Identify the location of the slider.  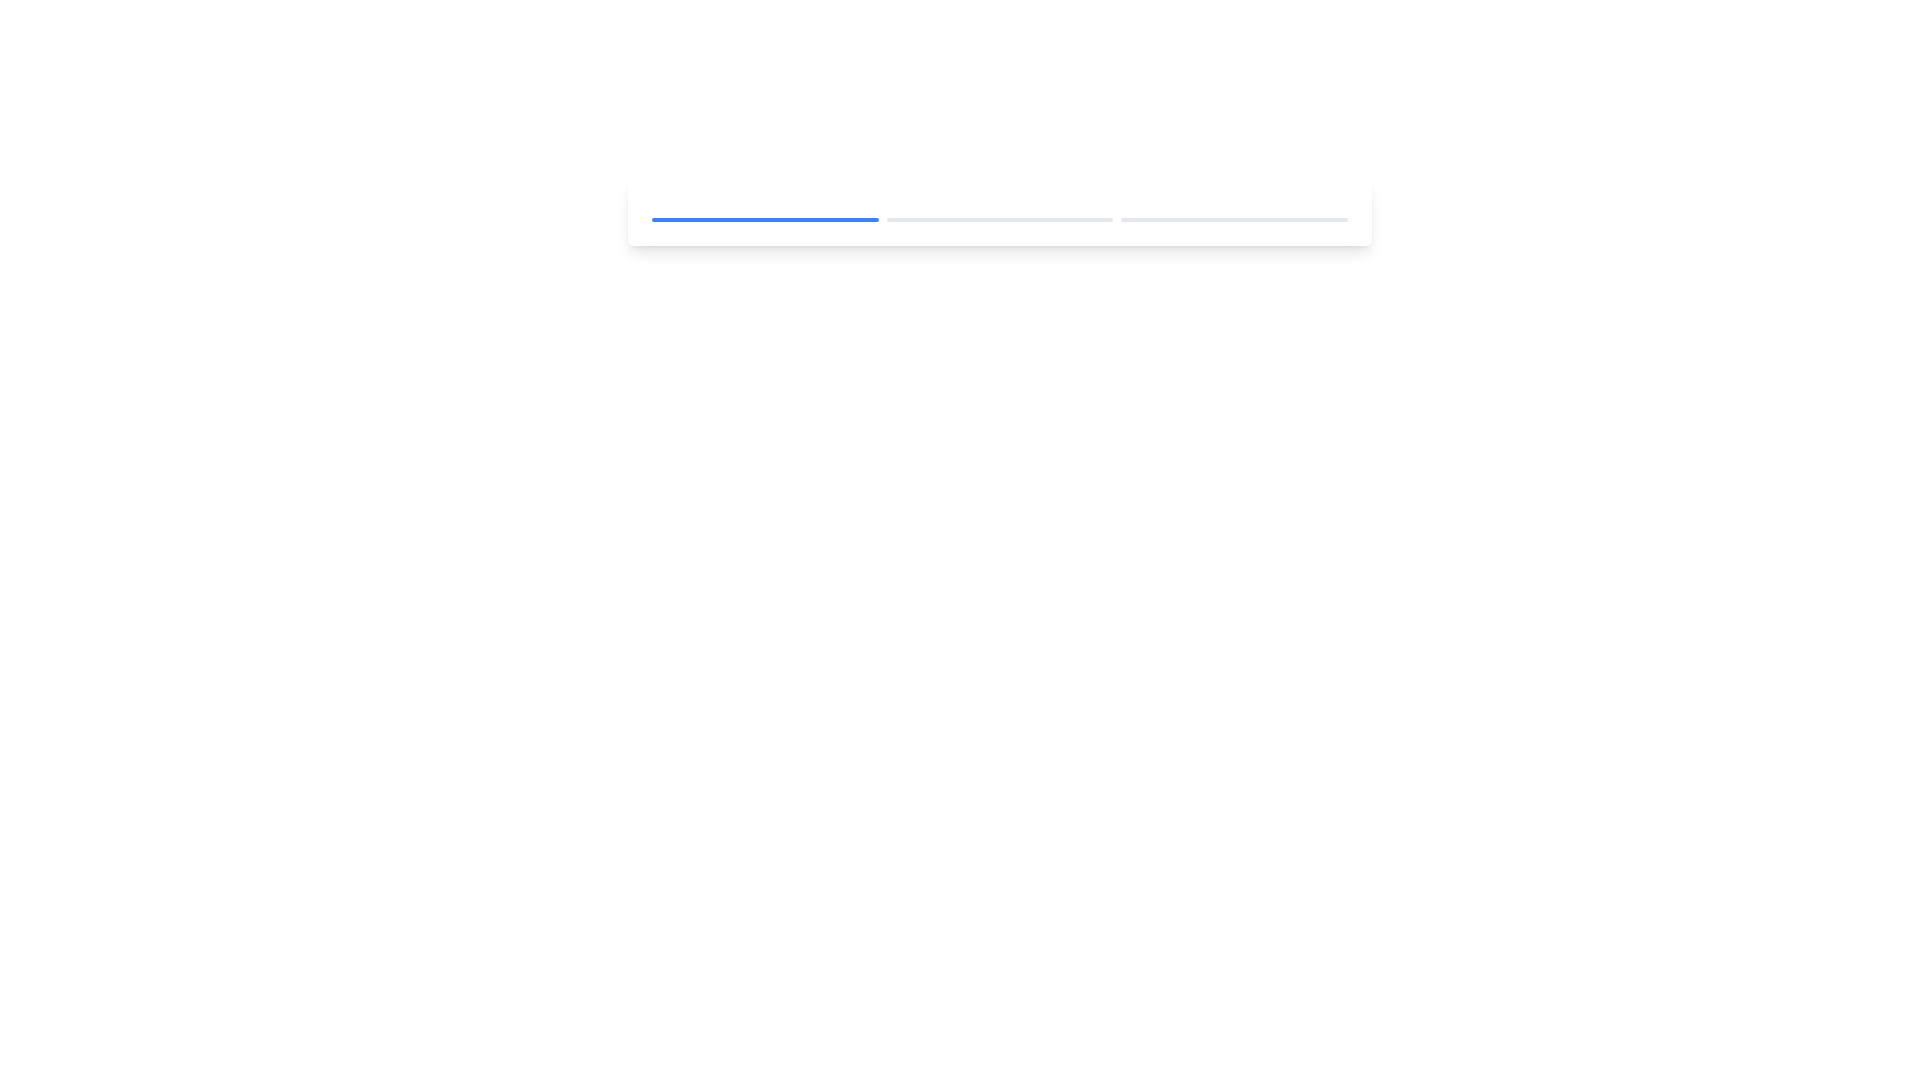
(901, 219).